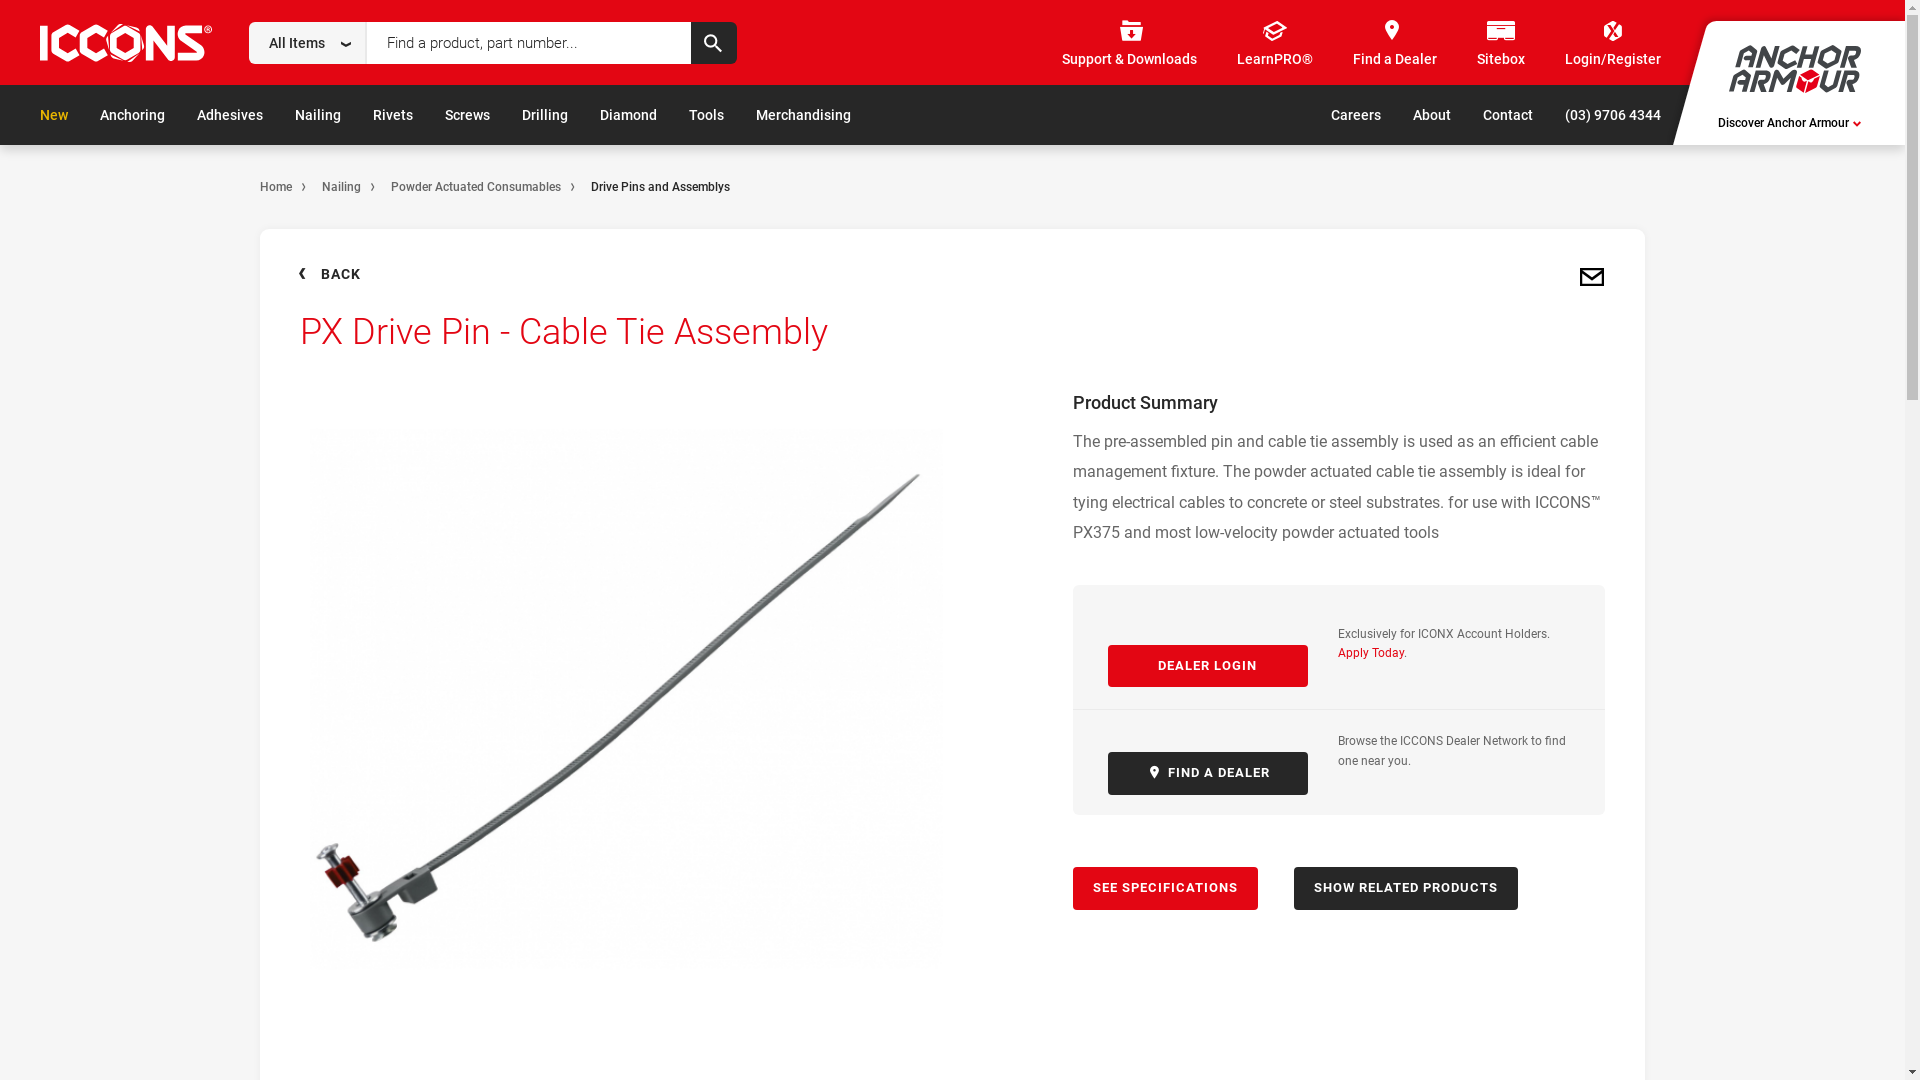 The image size is (1920, 1080). I want to click on 'Find a Dealer', so click(1394, 43).